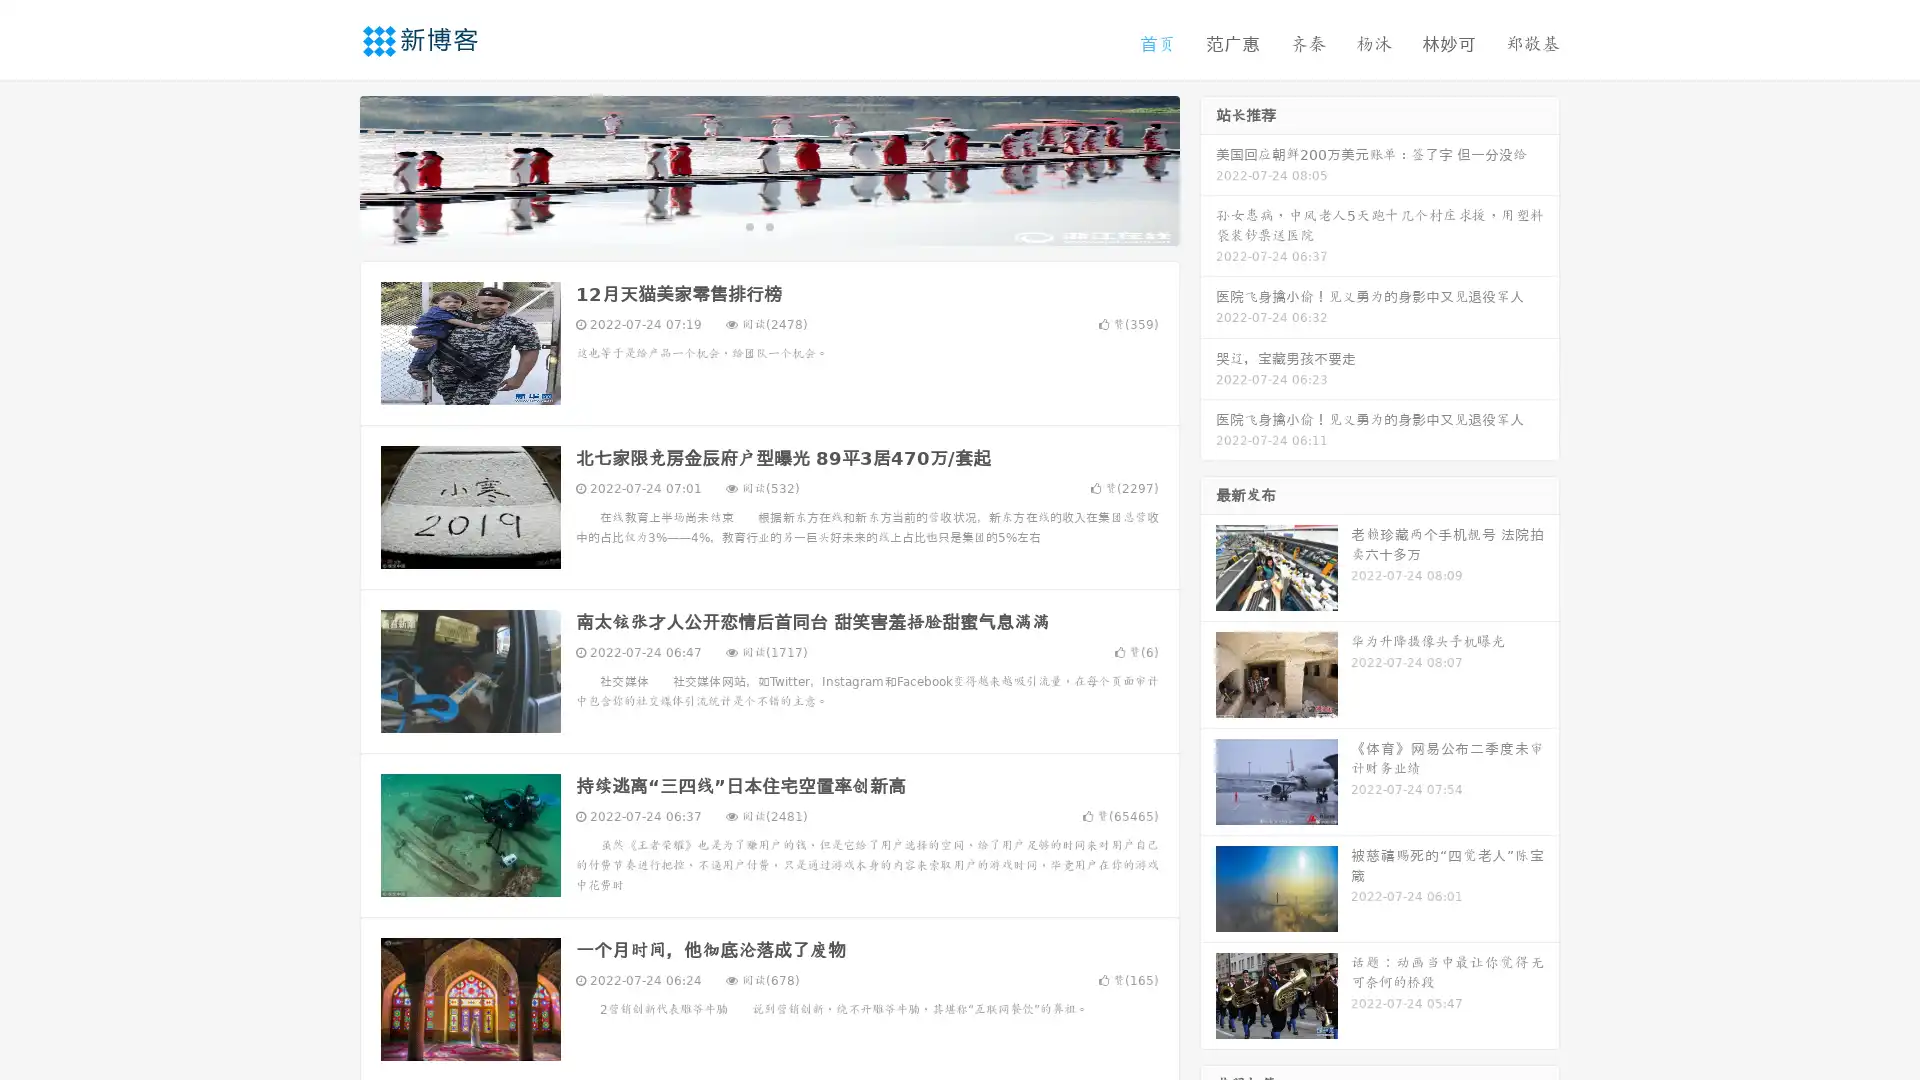 This screenshot has height=1080, width=1920. Describe the element at coordinates (1208, 168) in the screenshot. I see `Next slide` at that location.